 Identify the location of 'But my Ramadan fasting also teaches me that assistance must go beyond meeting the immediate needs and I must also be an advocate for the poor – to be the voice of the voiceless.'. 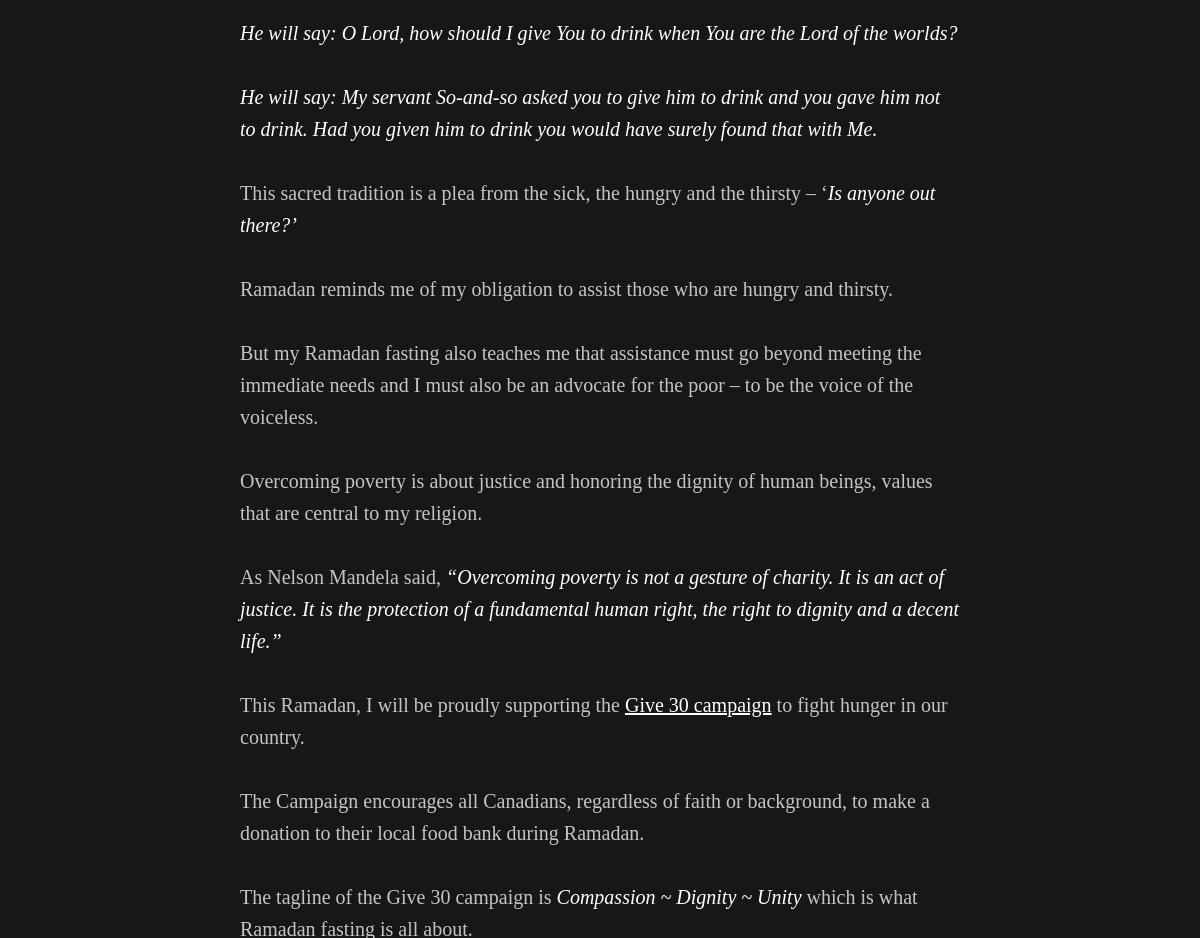
(579, 383).